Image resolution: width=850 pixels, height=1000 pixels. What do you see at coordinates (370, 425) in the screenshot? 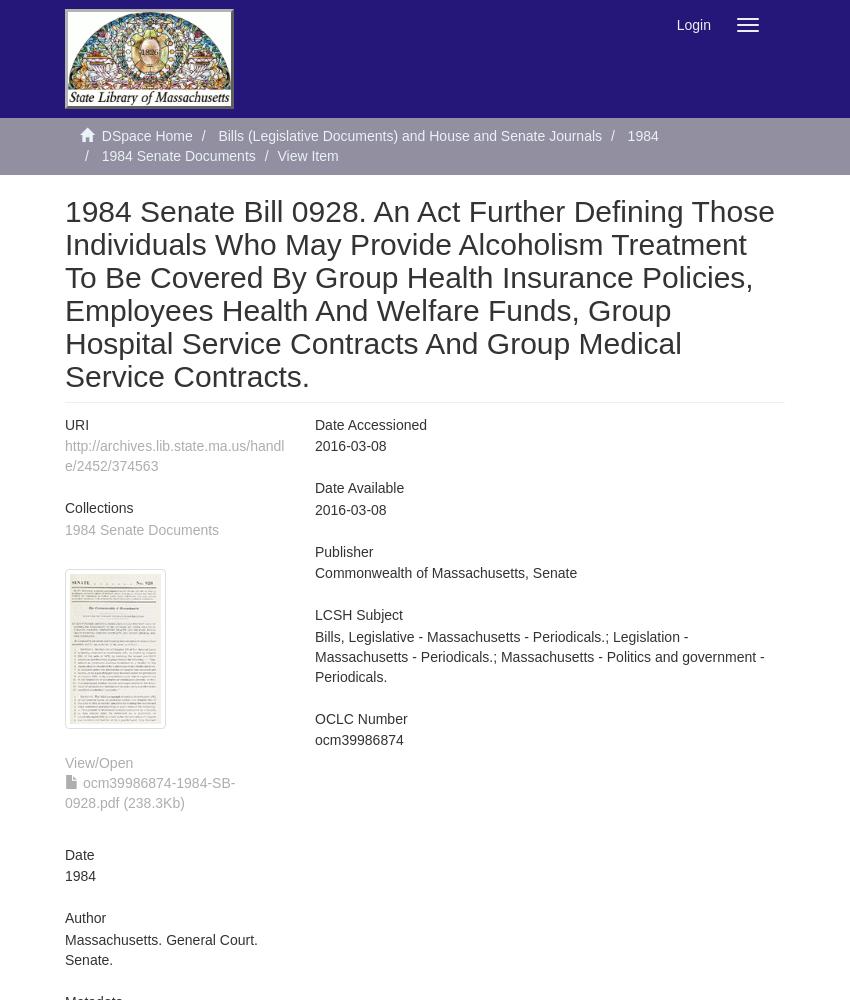
I see `'Date Accessioned'` at bounding box center [370, 425].